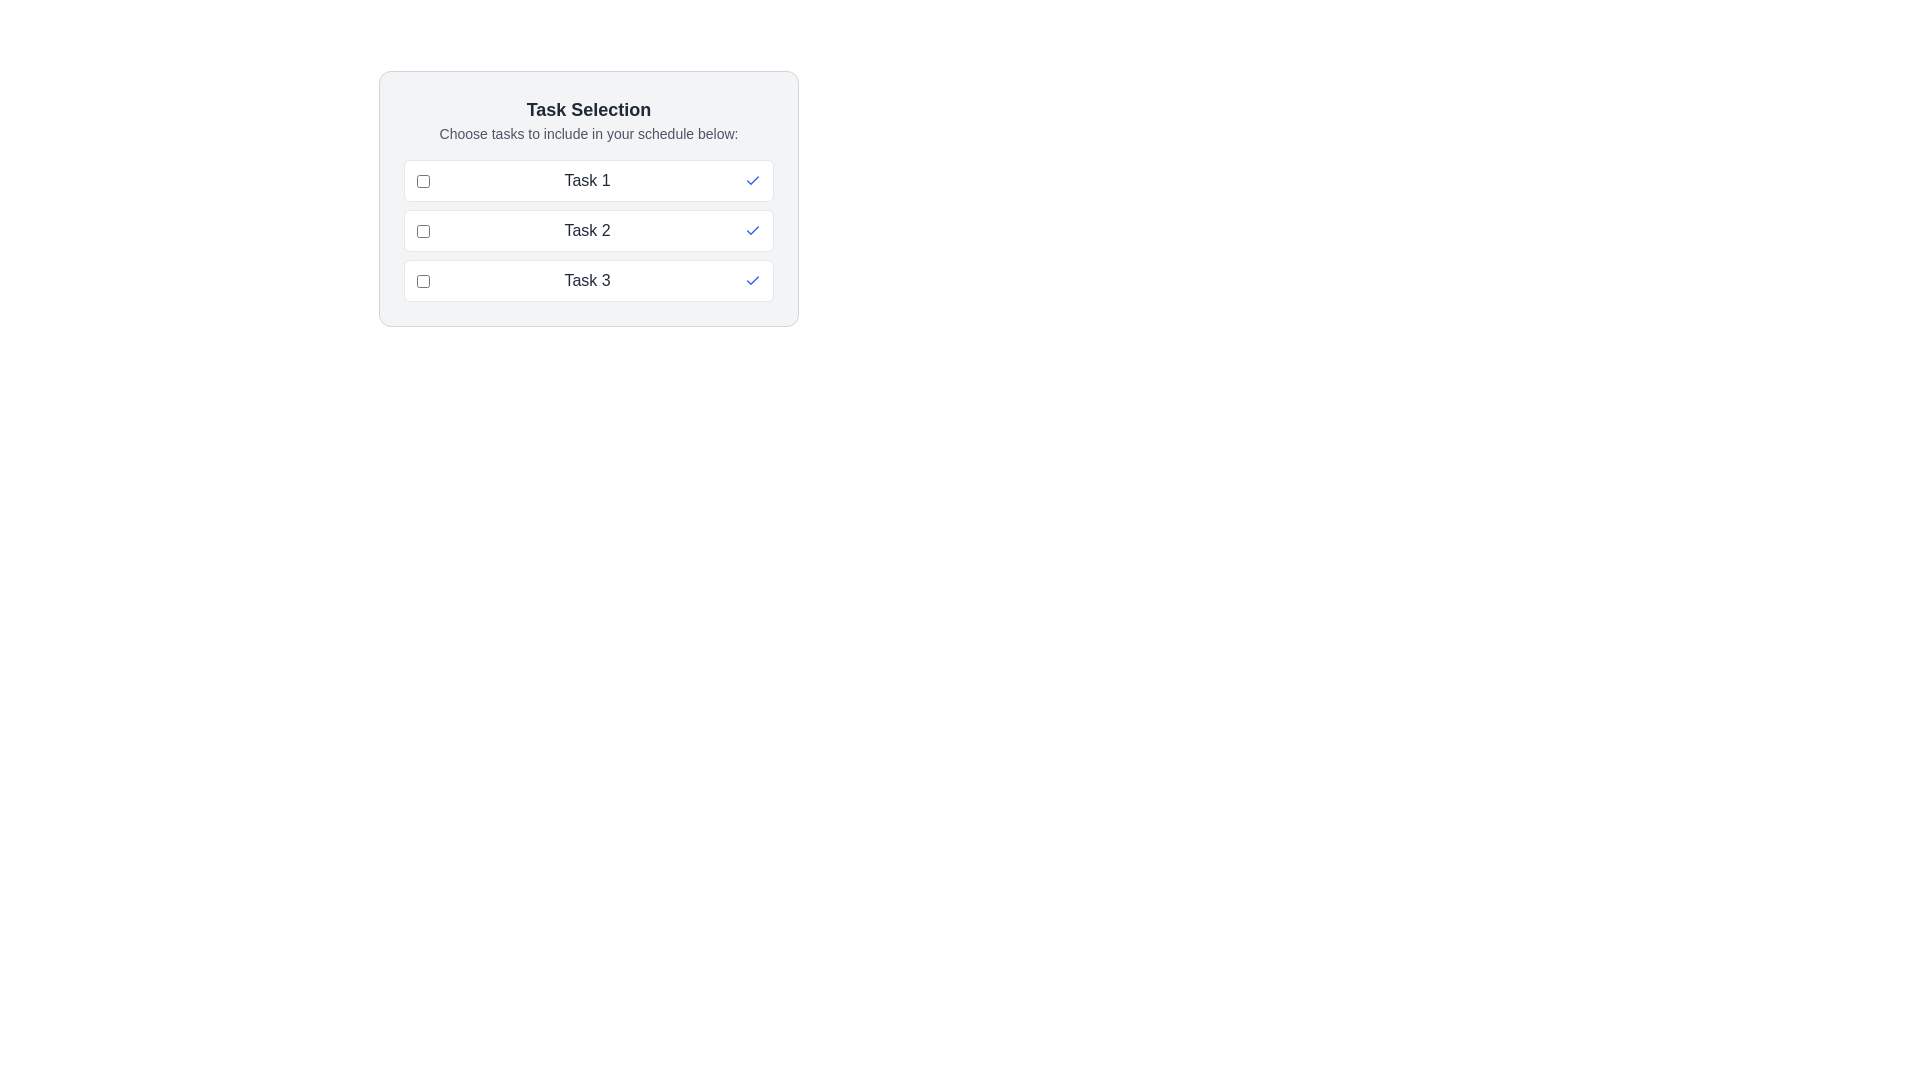 The width and height of the screenshot is (1920, 1080). Describe the element at coordinates (422, 181) in the screenshot. I see `the checkbox for 'Task 1'` at that location.